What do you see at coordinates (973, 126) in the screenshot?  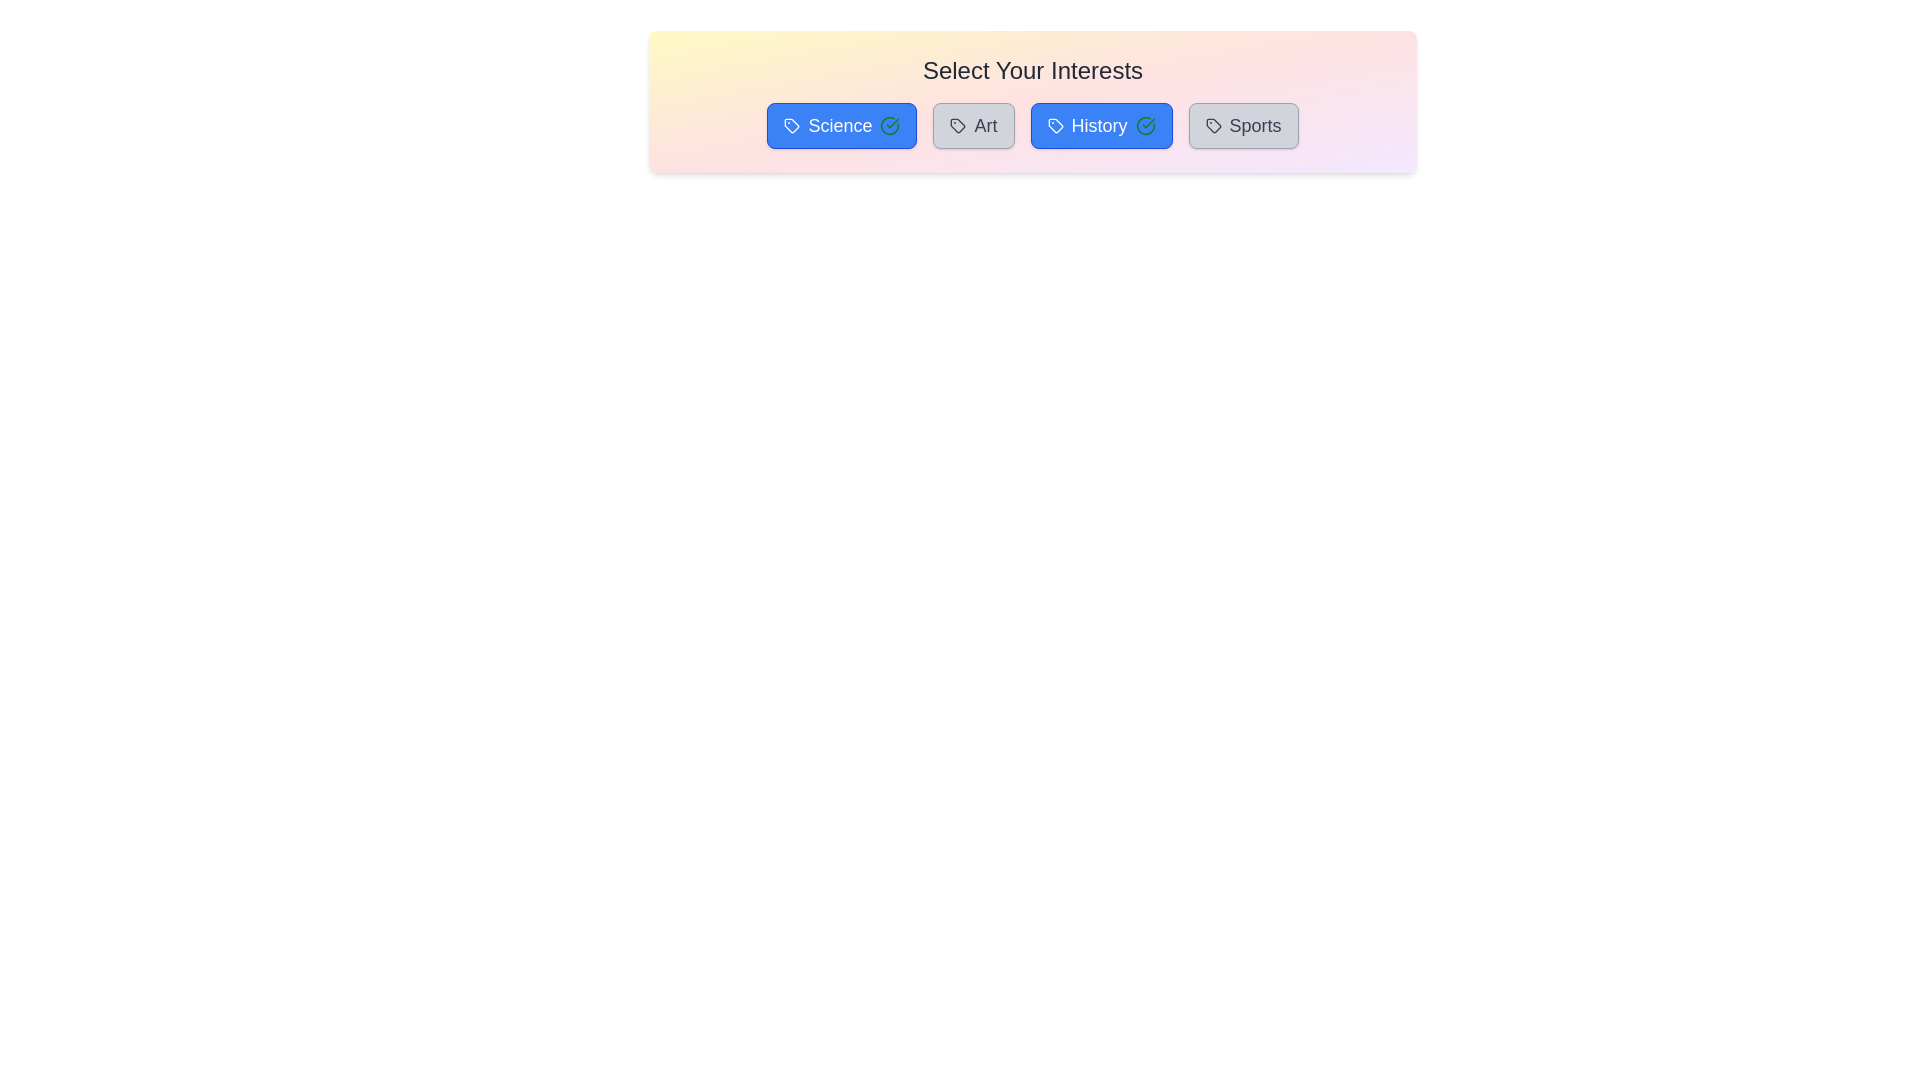 I see `the tag Art` at bounding box center [973, 126].